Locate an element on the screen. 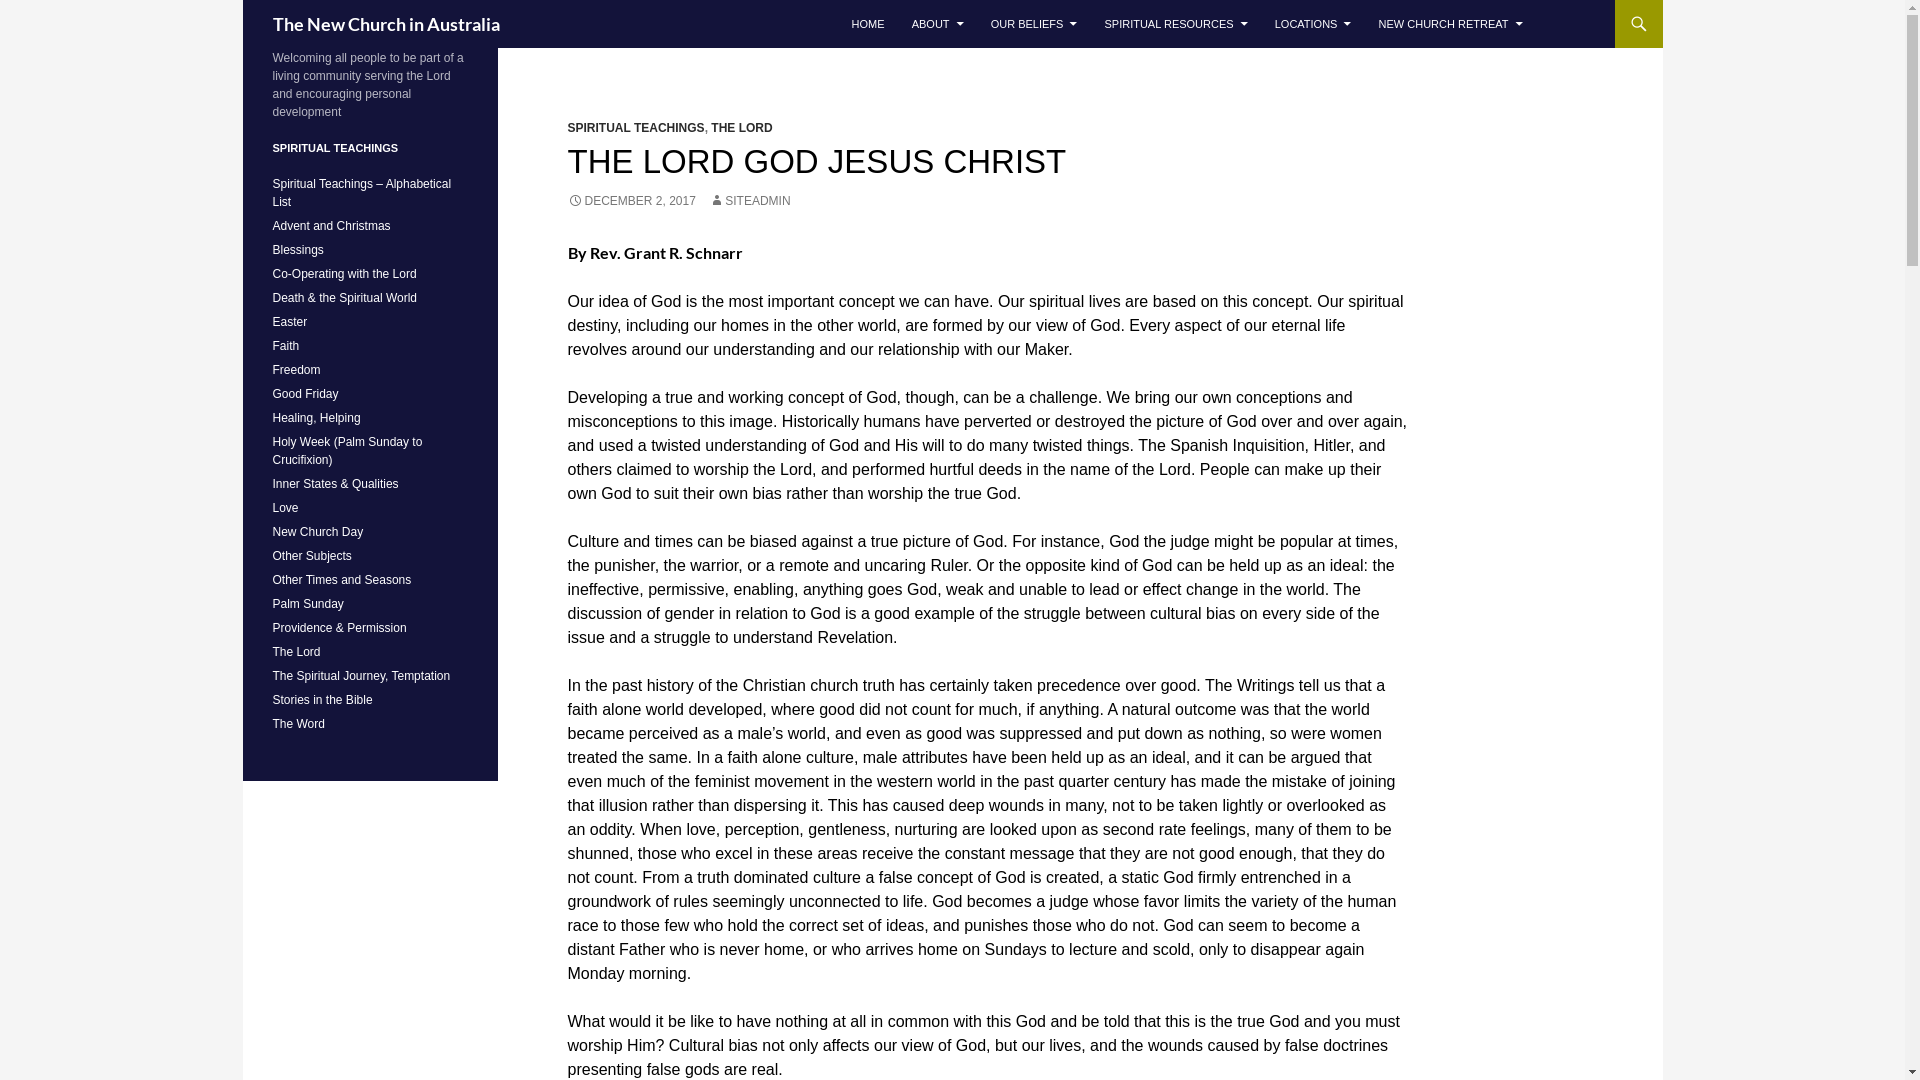  'SITEADMIN' is located at coordinates (748, 200).